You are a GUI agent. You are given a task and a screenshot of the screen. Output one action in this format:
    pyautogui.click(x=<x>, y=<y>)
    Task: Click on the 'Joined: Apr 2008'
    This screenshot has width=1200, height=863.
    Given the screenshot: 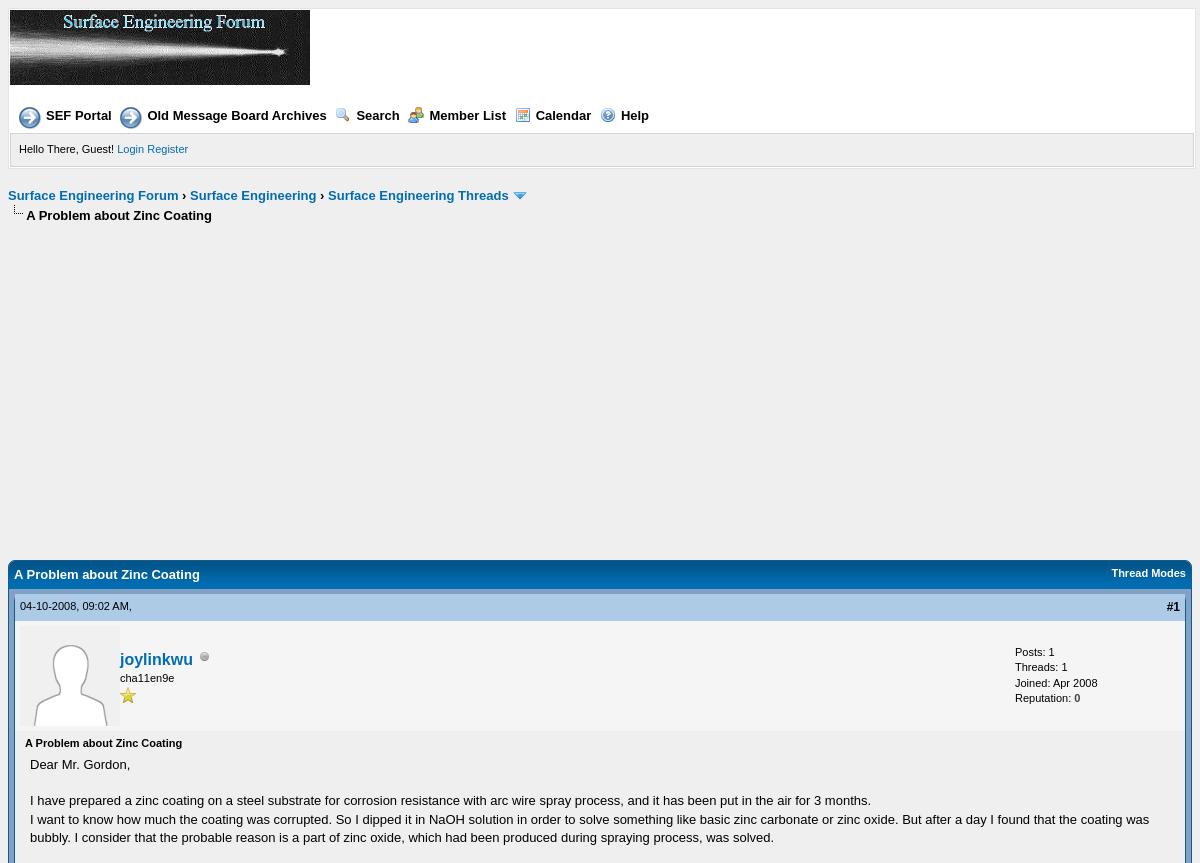 What is the action you would take?
    pyautogui.click(x=1014, y=681)
    